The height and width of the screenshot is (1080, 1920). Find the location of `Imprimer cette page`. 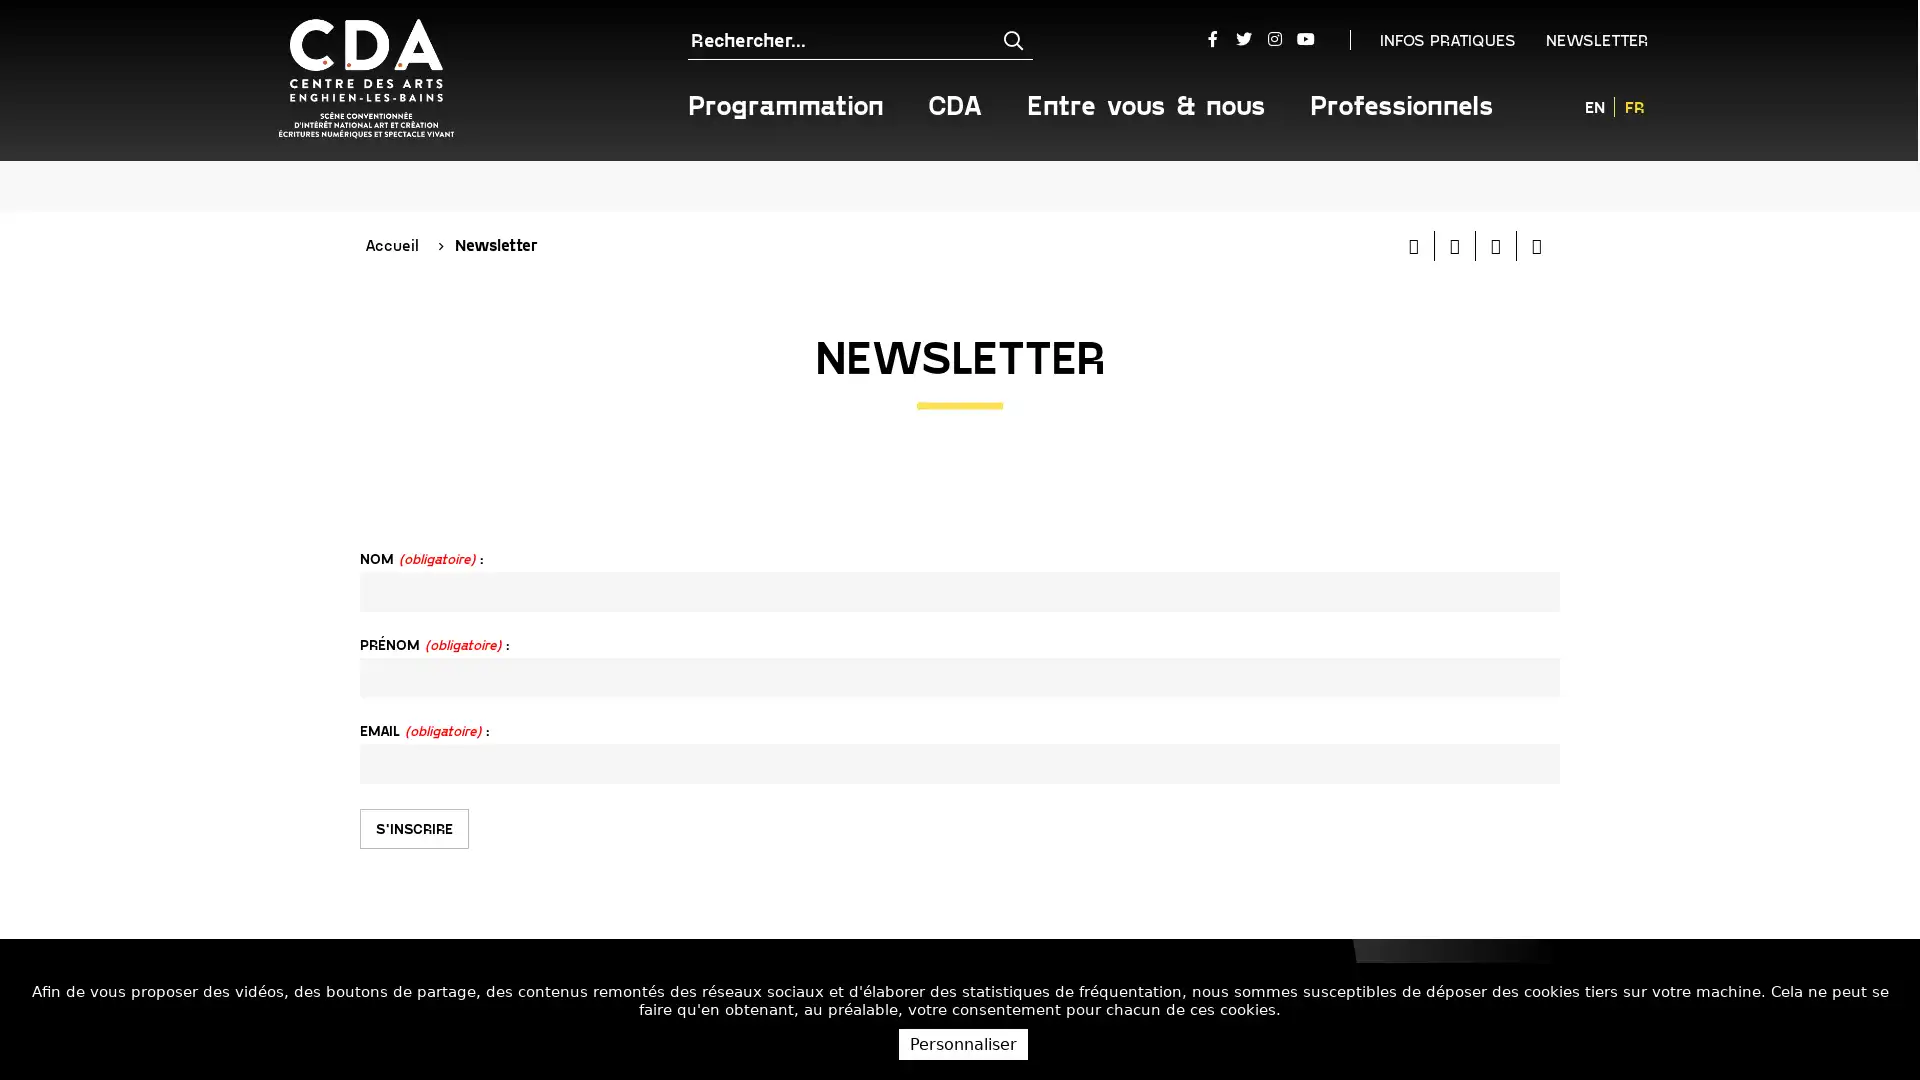

Imprimer cette page is located at coordinates (1413, 196).